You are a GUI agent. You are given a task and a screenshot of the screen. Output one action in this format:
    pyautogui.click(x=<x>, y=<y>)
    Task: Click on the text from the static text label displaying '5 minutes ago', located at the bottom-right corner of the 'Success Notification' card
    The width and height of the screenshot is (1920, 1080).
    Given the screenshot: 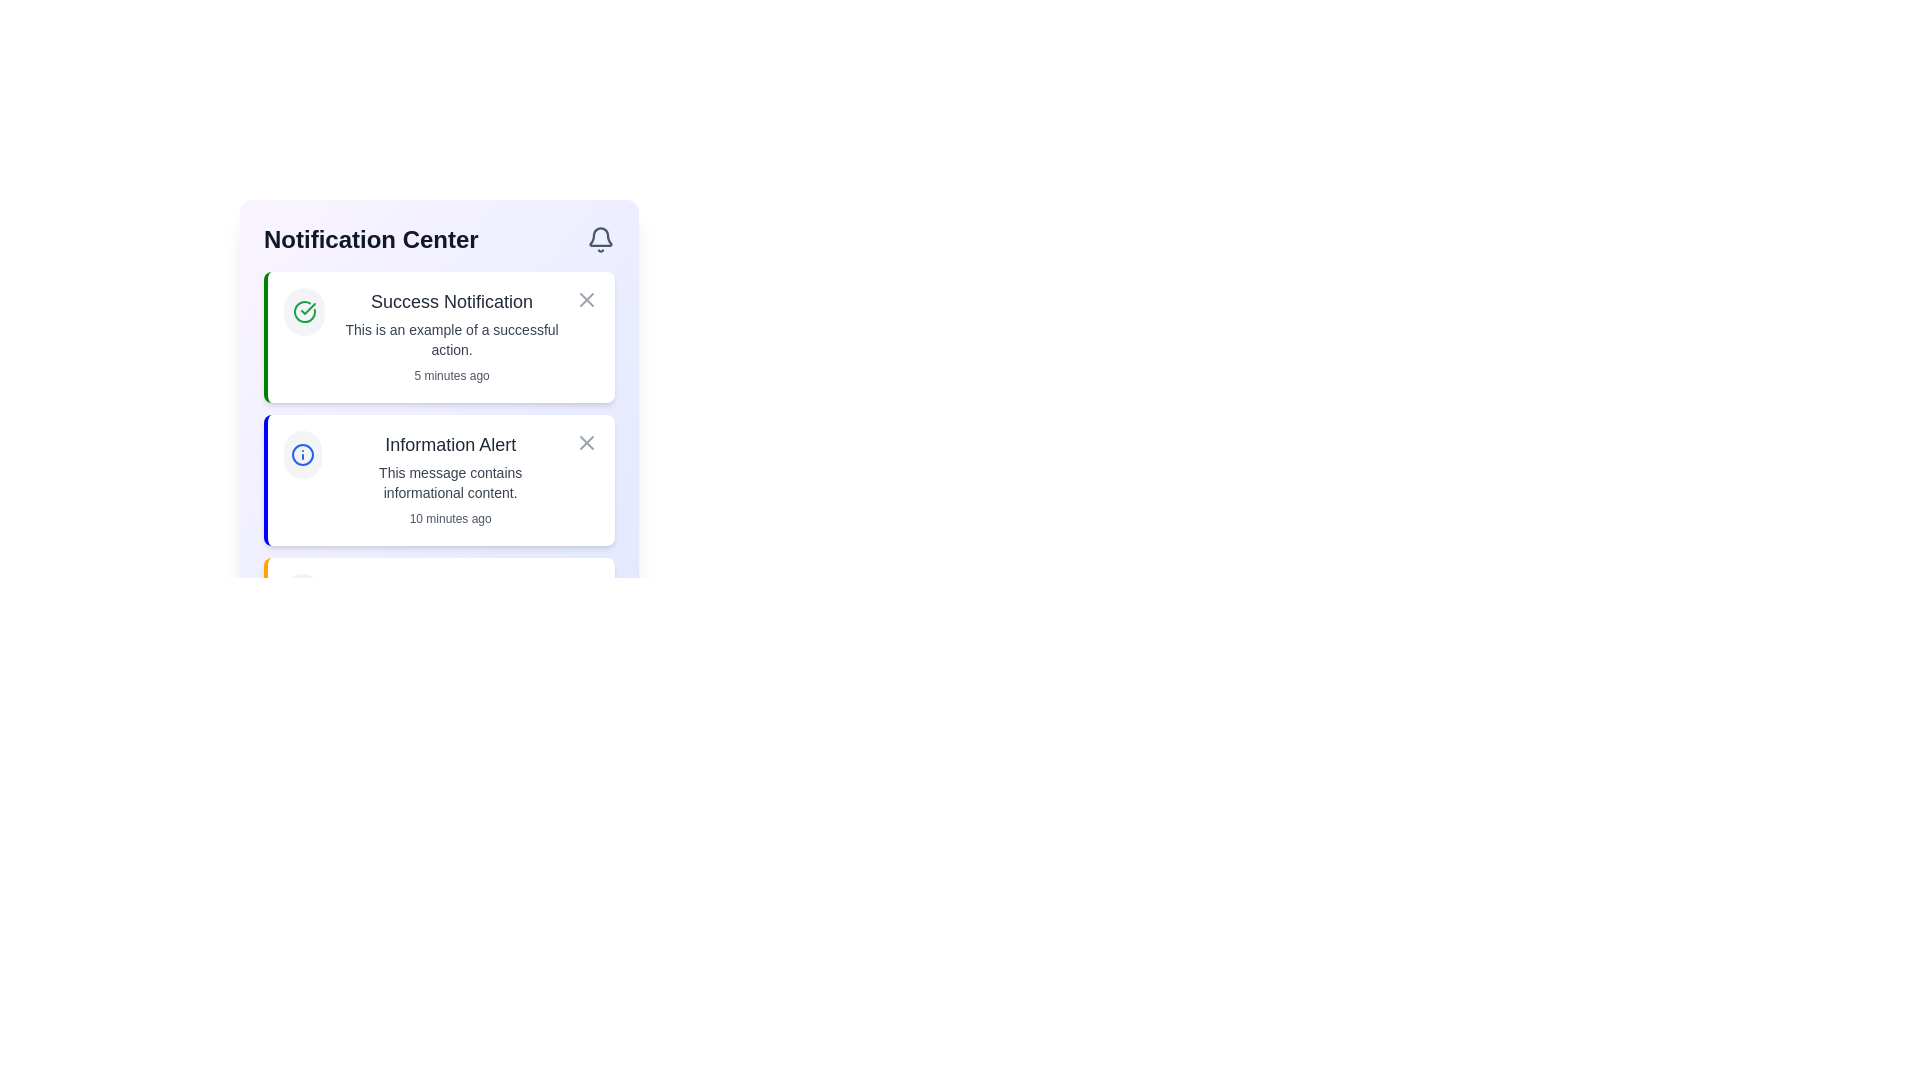 What is the action you would take?
    pyautogui.click(x=451, y=375)
    